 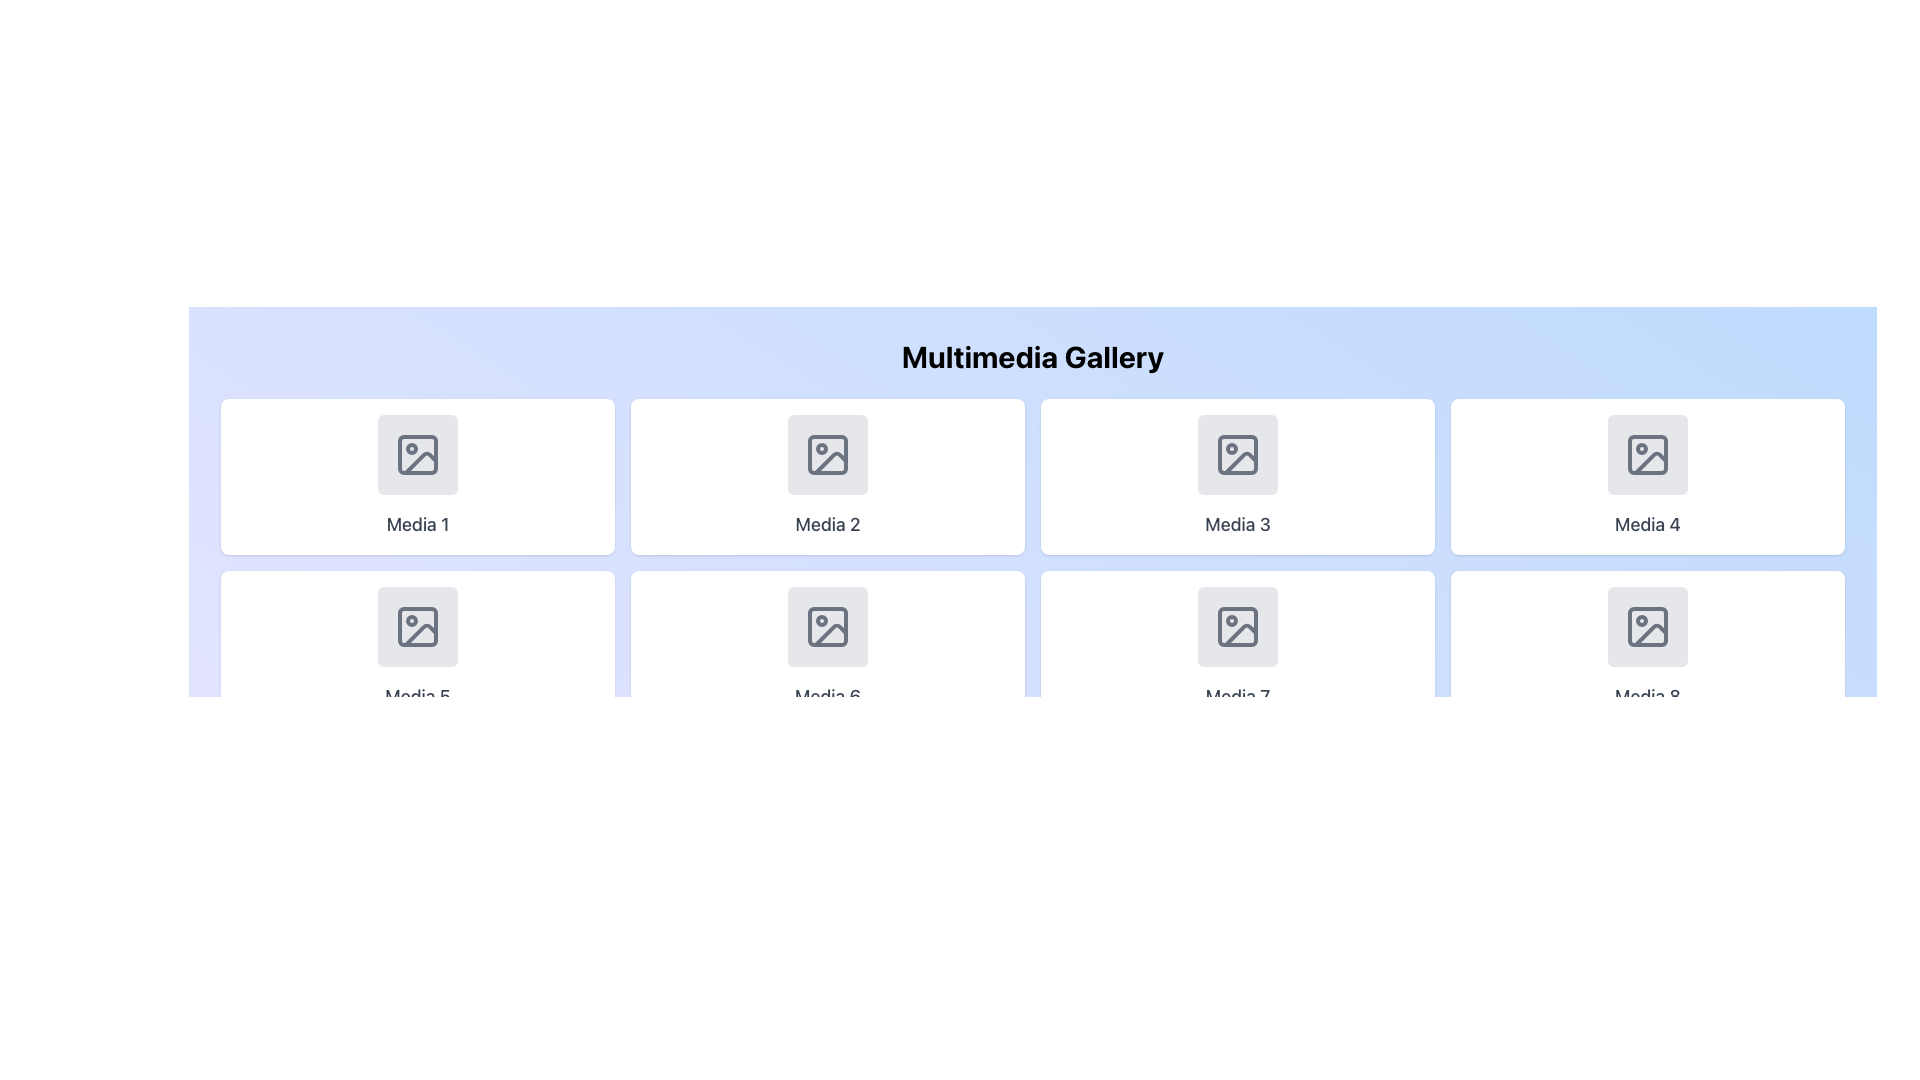 What do you see at coordinates (1647, 477) in the screenshot?
I see `the visual representation of 'Media 4', which is the fourth card in a grid located in the top-right corner, directly following 'Media 3' and above 'Media 8'` at bounding box center [1647, 477].